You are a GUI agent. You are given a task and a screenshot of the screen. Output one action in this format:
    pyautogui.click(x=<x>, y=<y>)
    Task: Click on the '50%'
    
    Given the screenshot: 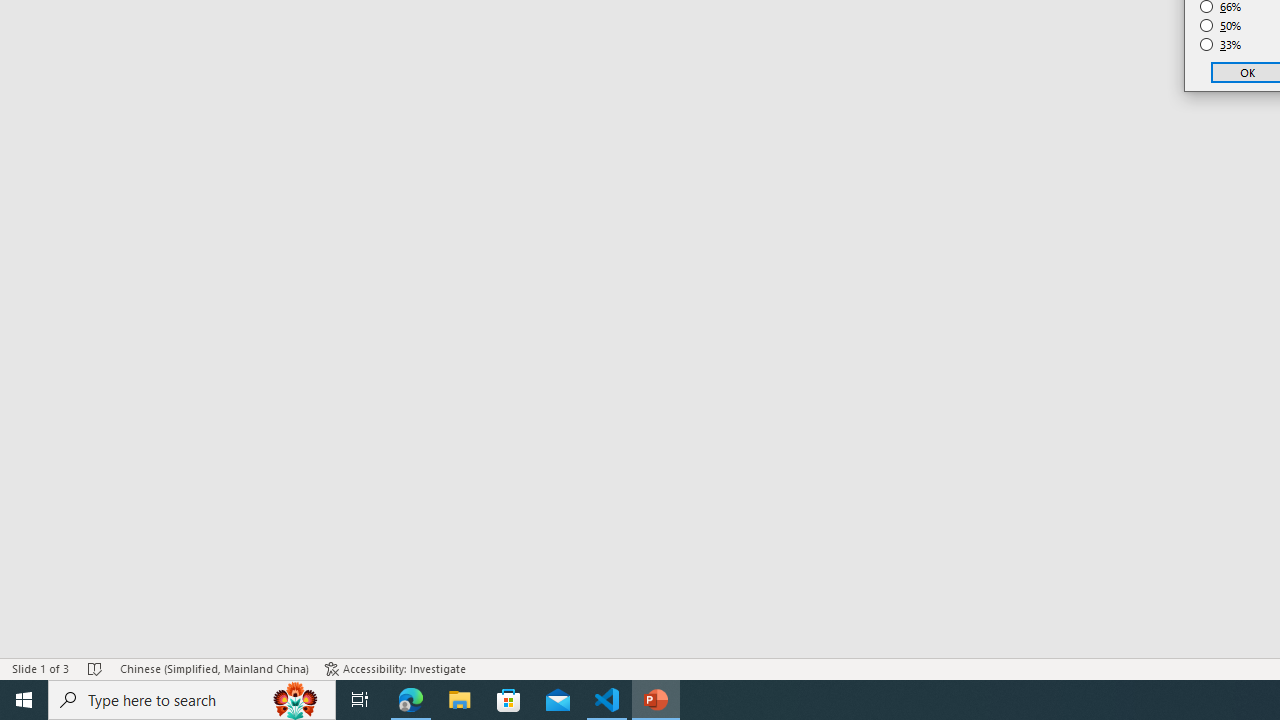 What is the action you would take?
    pyautogui.click(x=1220, y=25)
    